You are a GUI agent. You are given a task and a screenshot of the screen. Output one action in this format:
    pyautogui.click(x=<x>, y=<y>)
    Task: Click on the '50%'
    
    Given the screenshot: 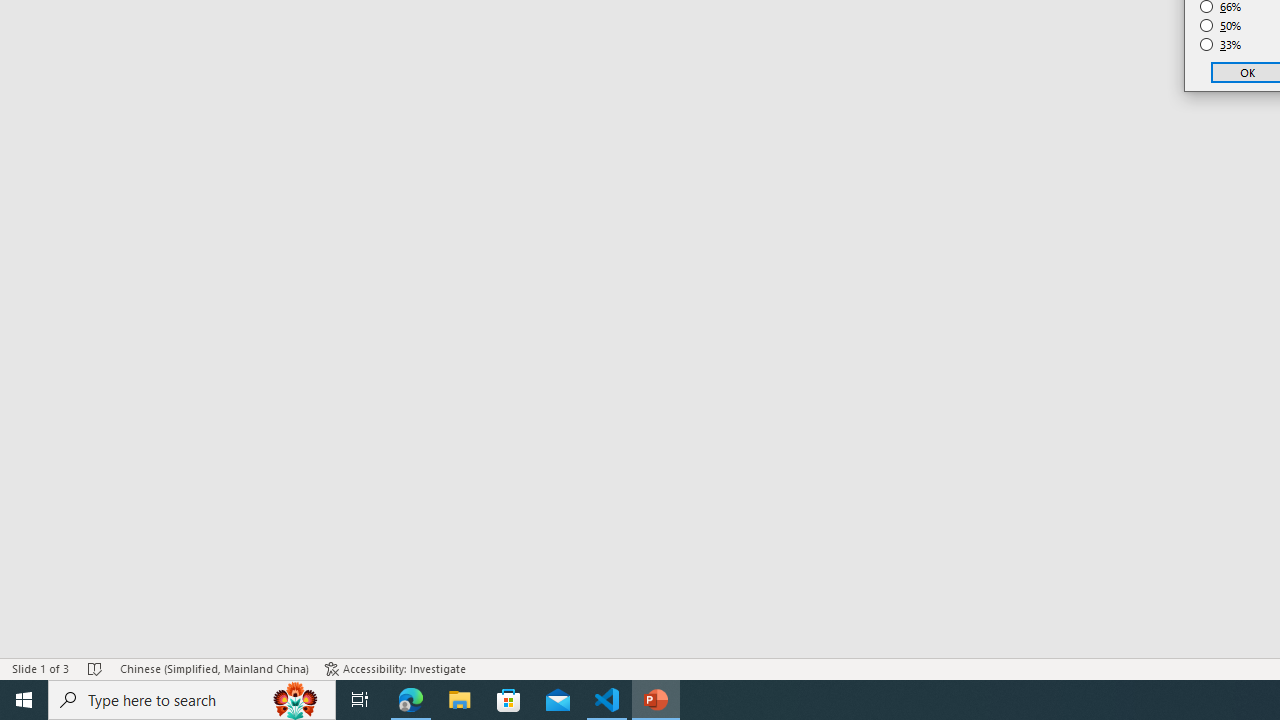 What is the action you would take?
    pyautogui.click(x=1220, y=25)
    